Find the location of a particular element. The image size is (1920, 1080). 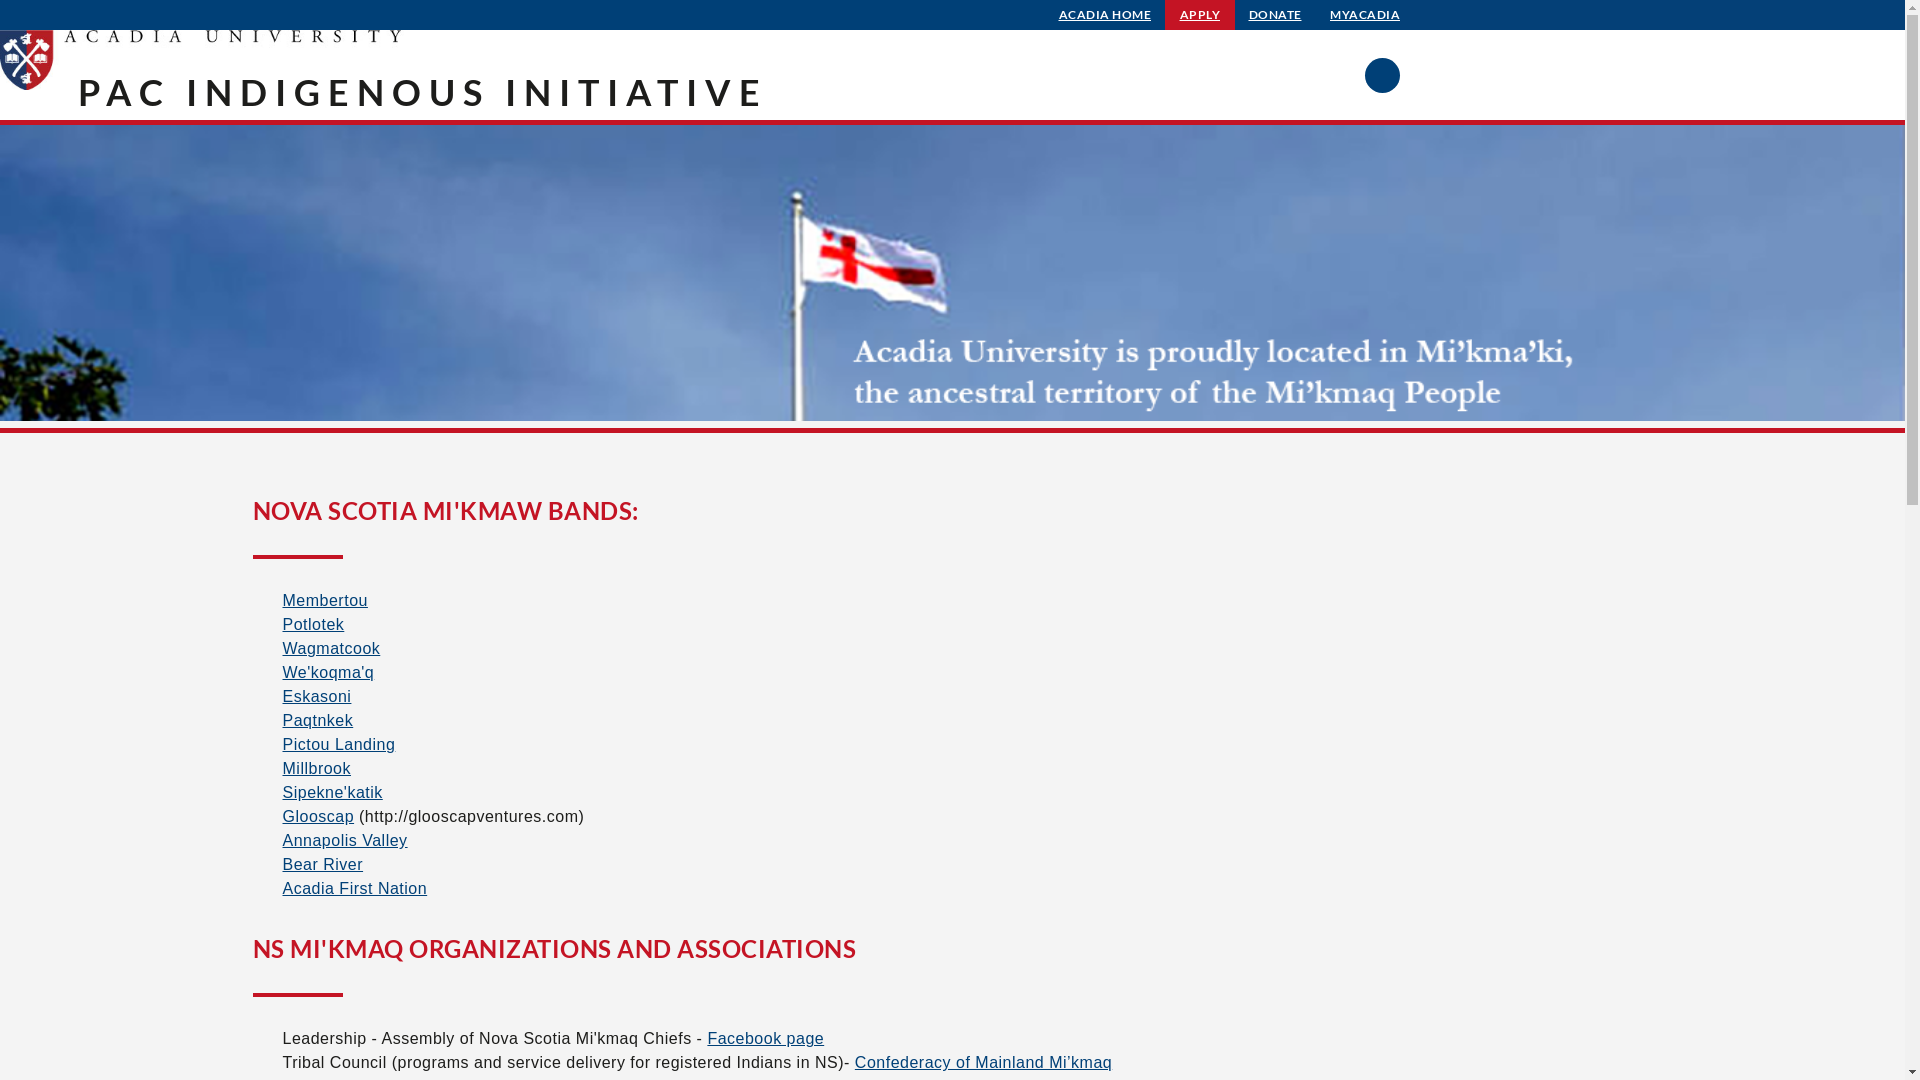

'Paqtnkek' is located at coordinates (316, 720).